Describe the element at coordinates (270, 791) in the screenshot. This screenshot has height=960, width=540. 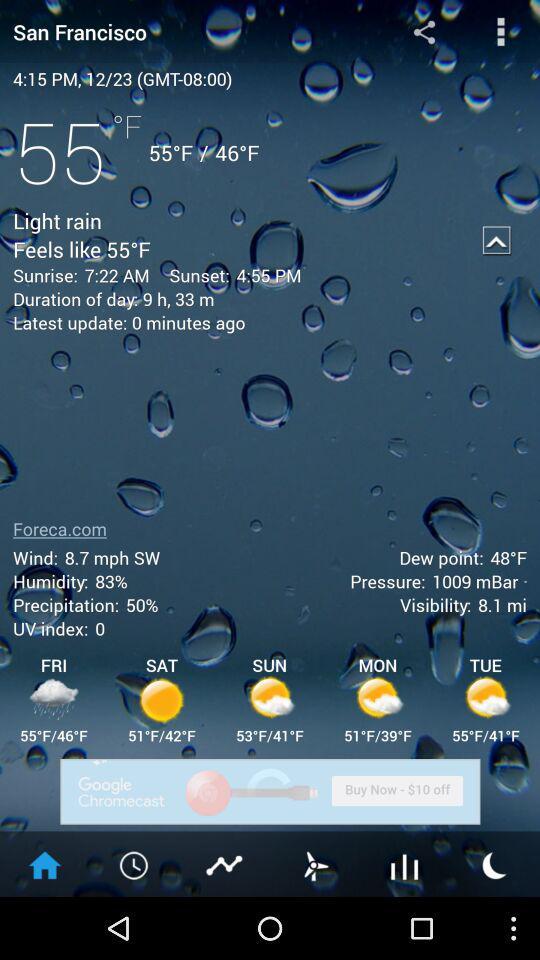
I see `be redirected to purchase google chrome nest for ten dollars off` at that location.